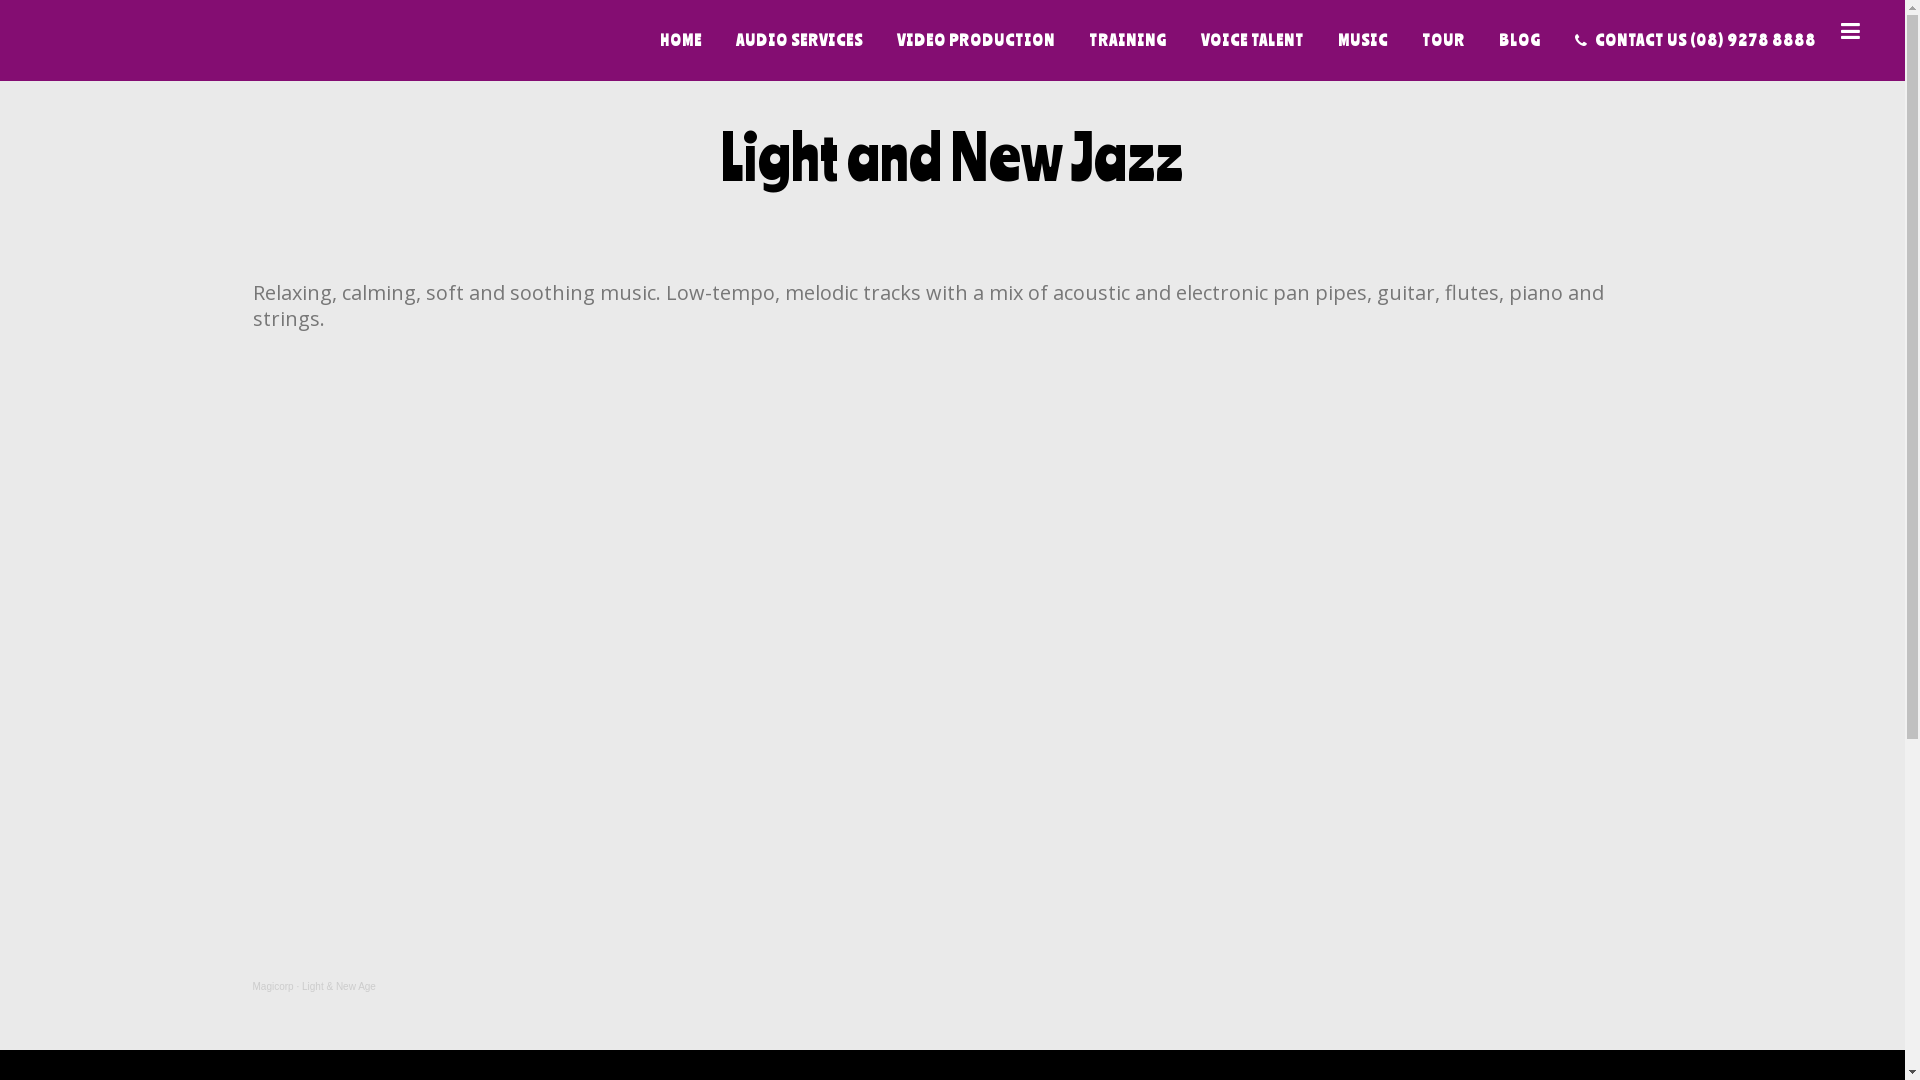  I want to click on 'BLOG', so click(1520, 39).